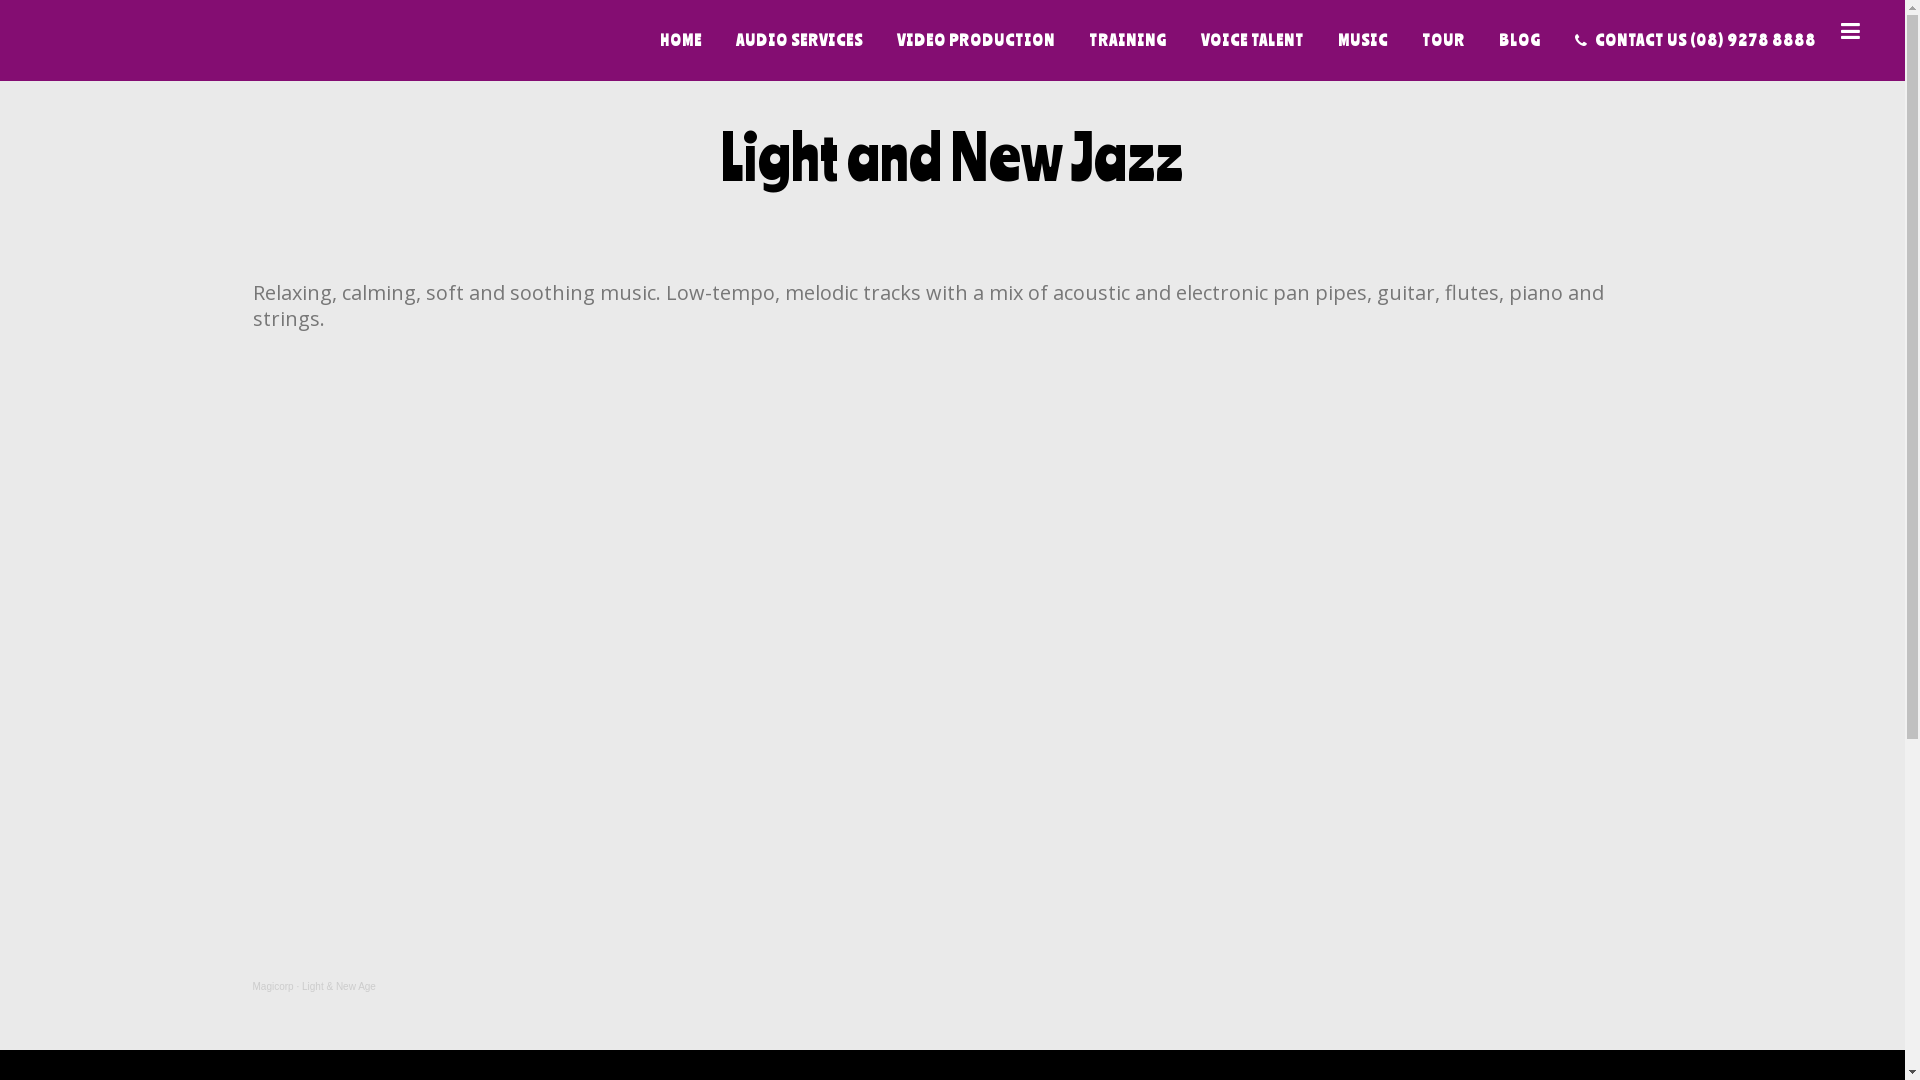  I want to click on 'BLOG', so click(1520, 39).